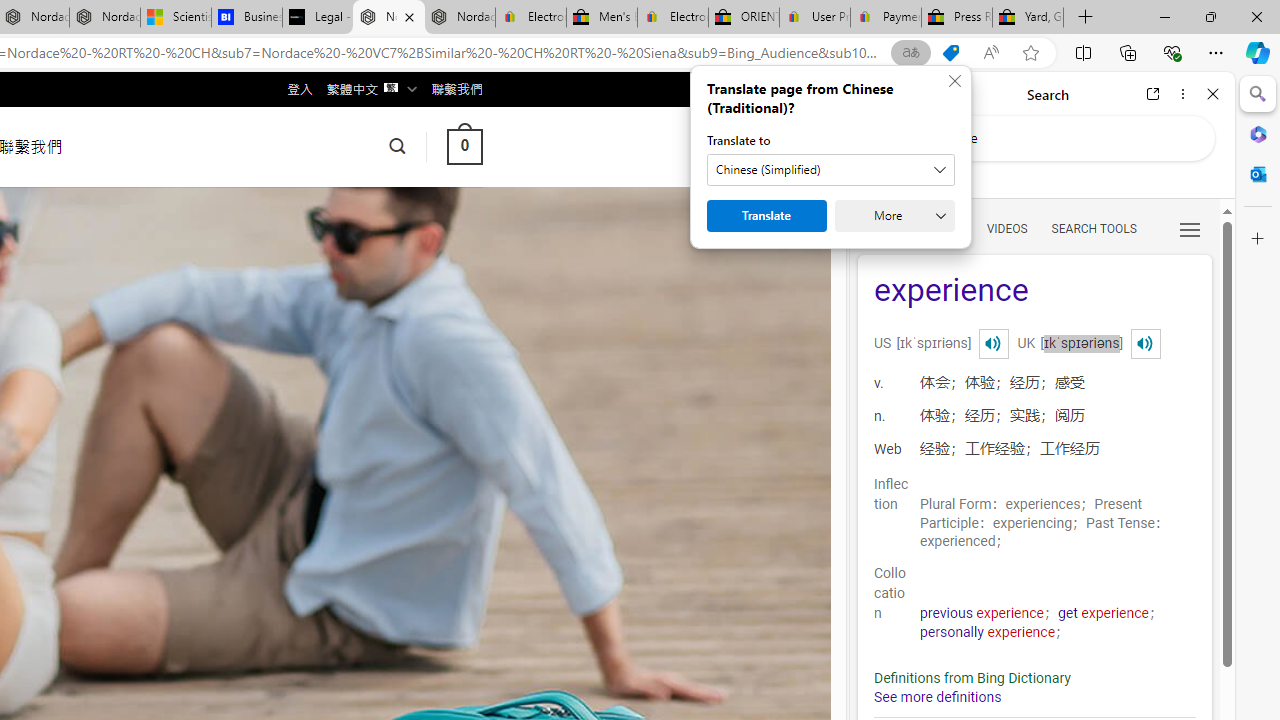 This screenshot has height=720, width=1280. I want to click on 'Search Filter, VIDEOS', so click(1006, 227).